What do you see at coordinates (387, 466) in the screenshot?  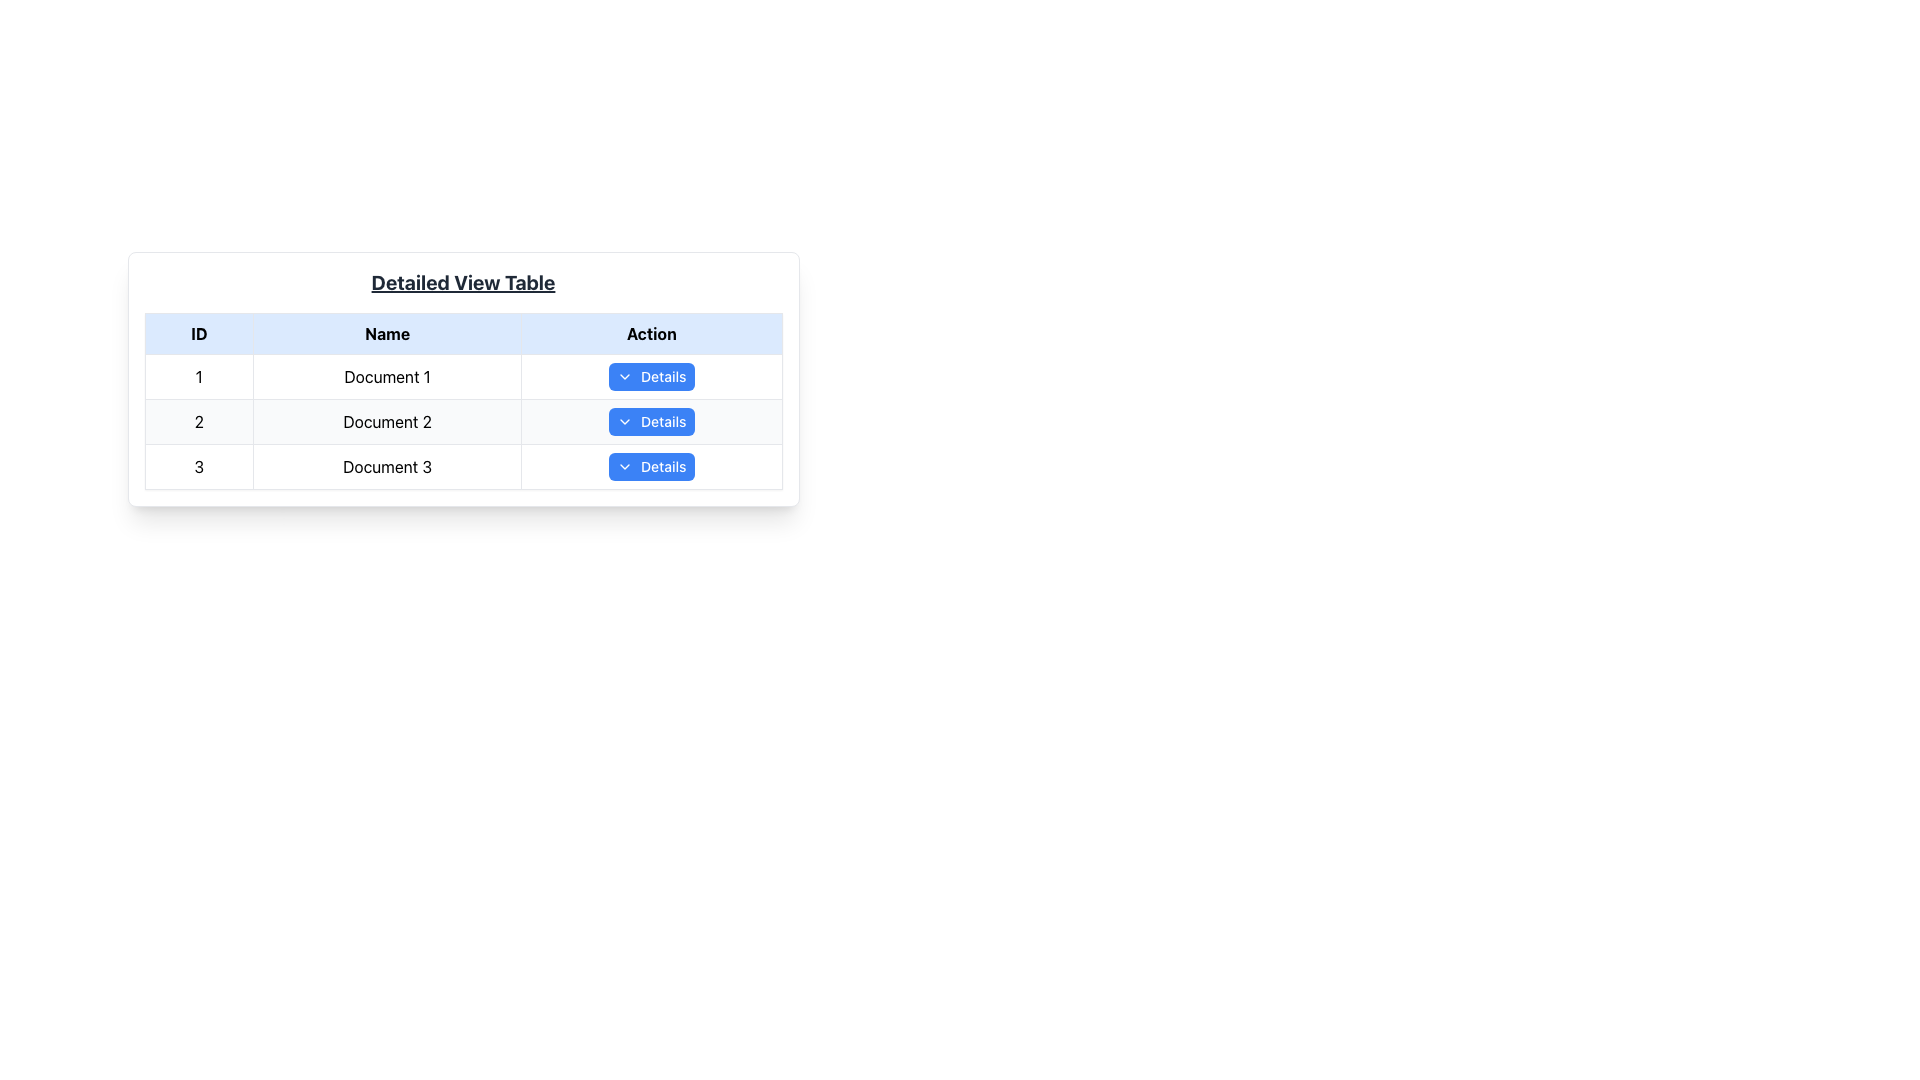 I see `the text display element that shows 'Document 3' in the 'Name' column of the table, located in the third row` at bounding box center [387, 466].